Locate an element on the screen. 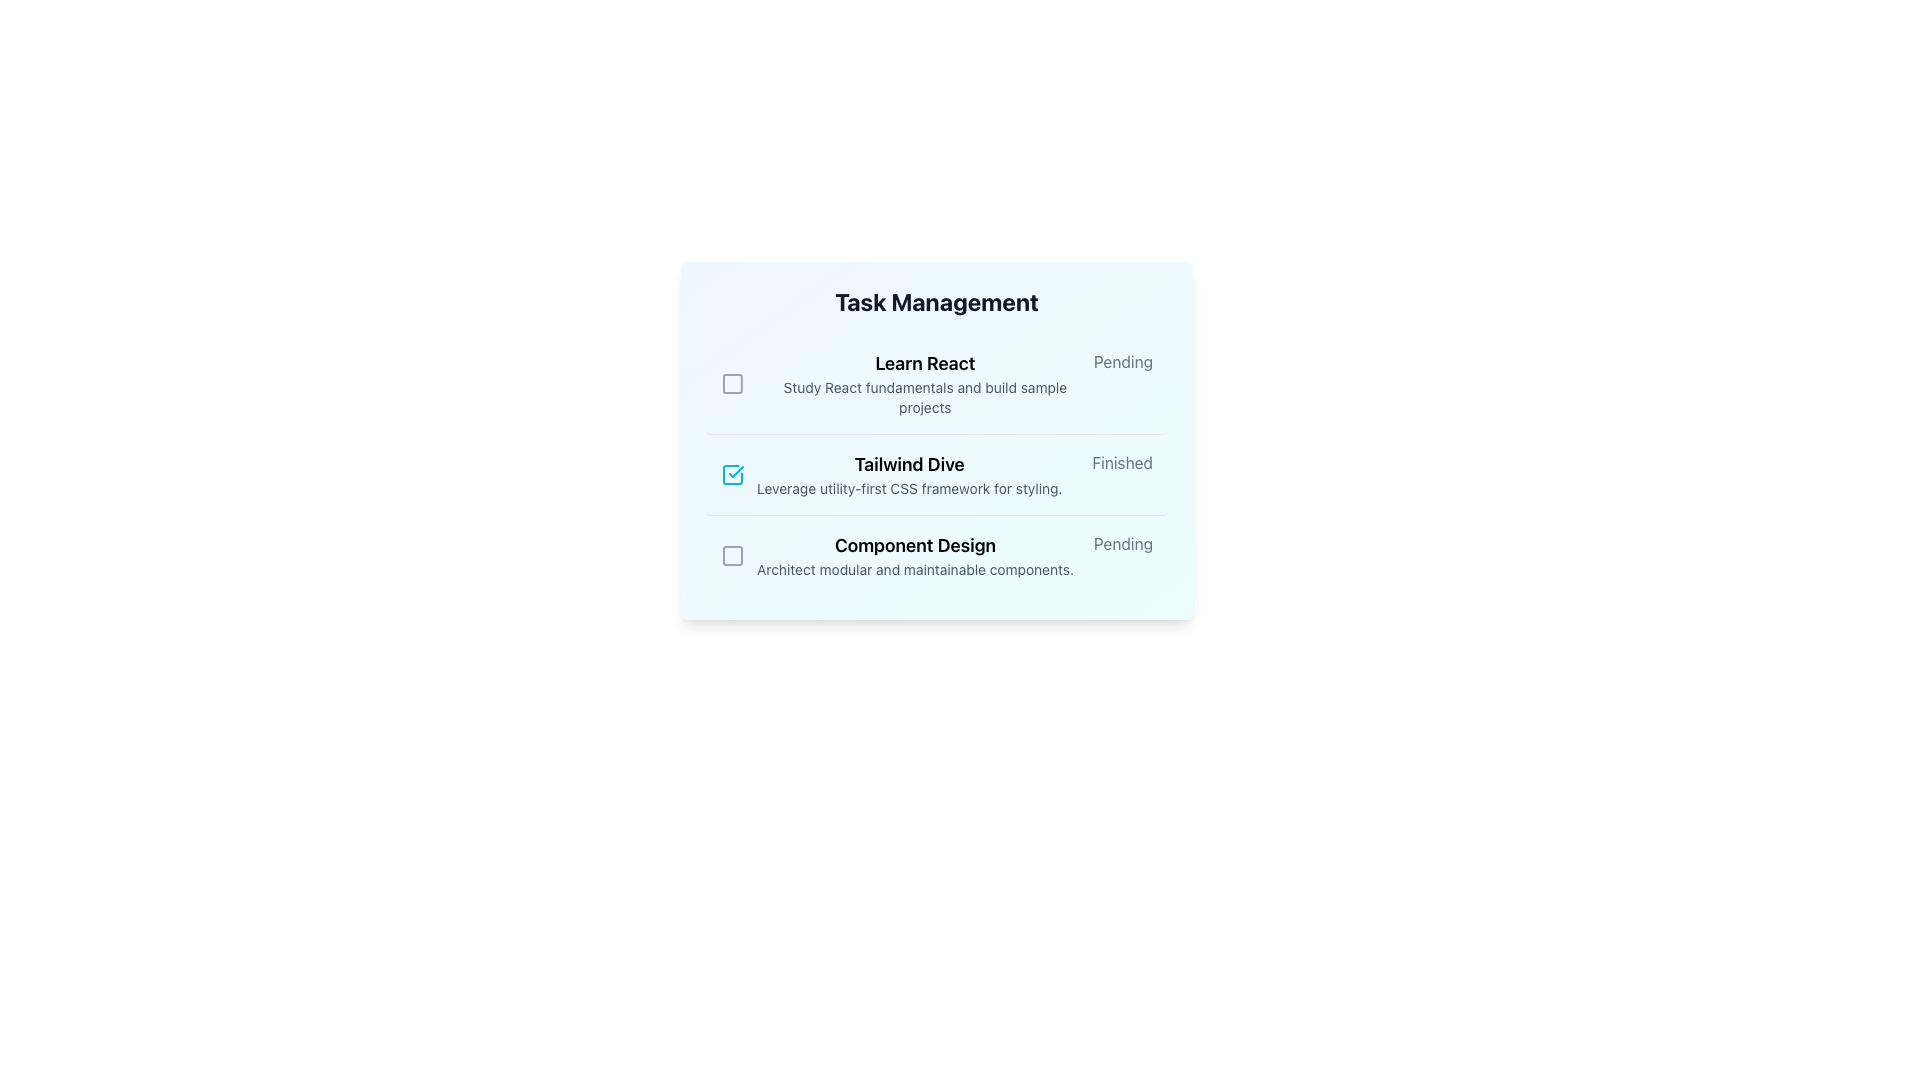  the styled SVG icon representing a completed task, located to the left of the row labeled 'Tailwind Dive' in the task list is located at coordinates (732, 474).